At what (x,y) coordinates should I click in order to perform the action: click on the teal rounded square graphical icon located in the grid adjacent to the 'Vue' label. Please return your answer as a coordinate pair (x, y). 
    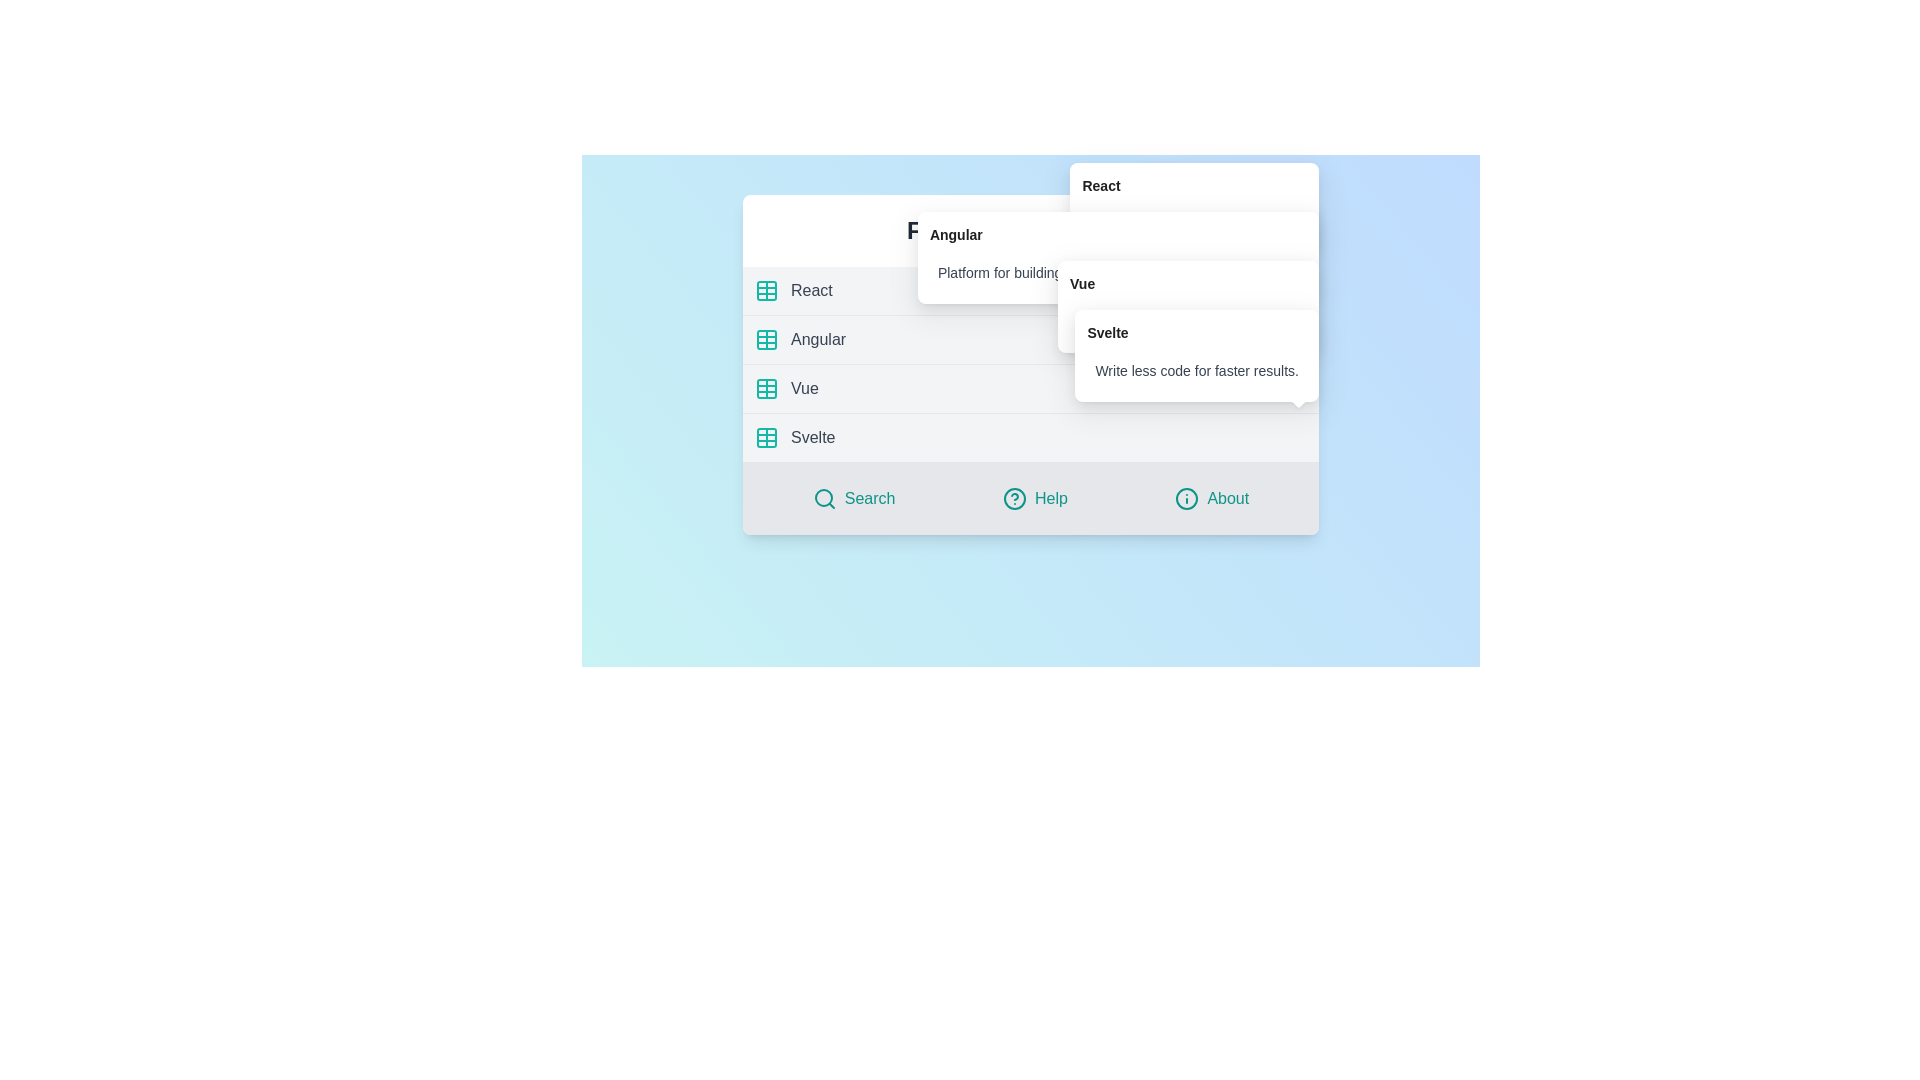
    Looking at the image, I should click on (766, 389).